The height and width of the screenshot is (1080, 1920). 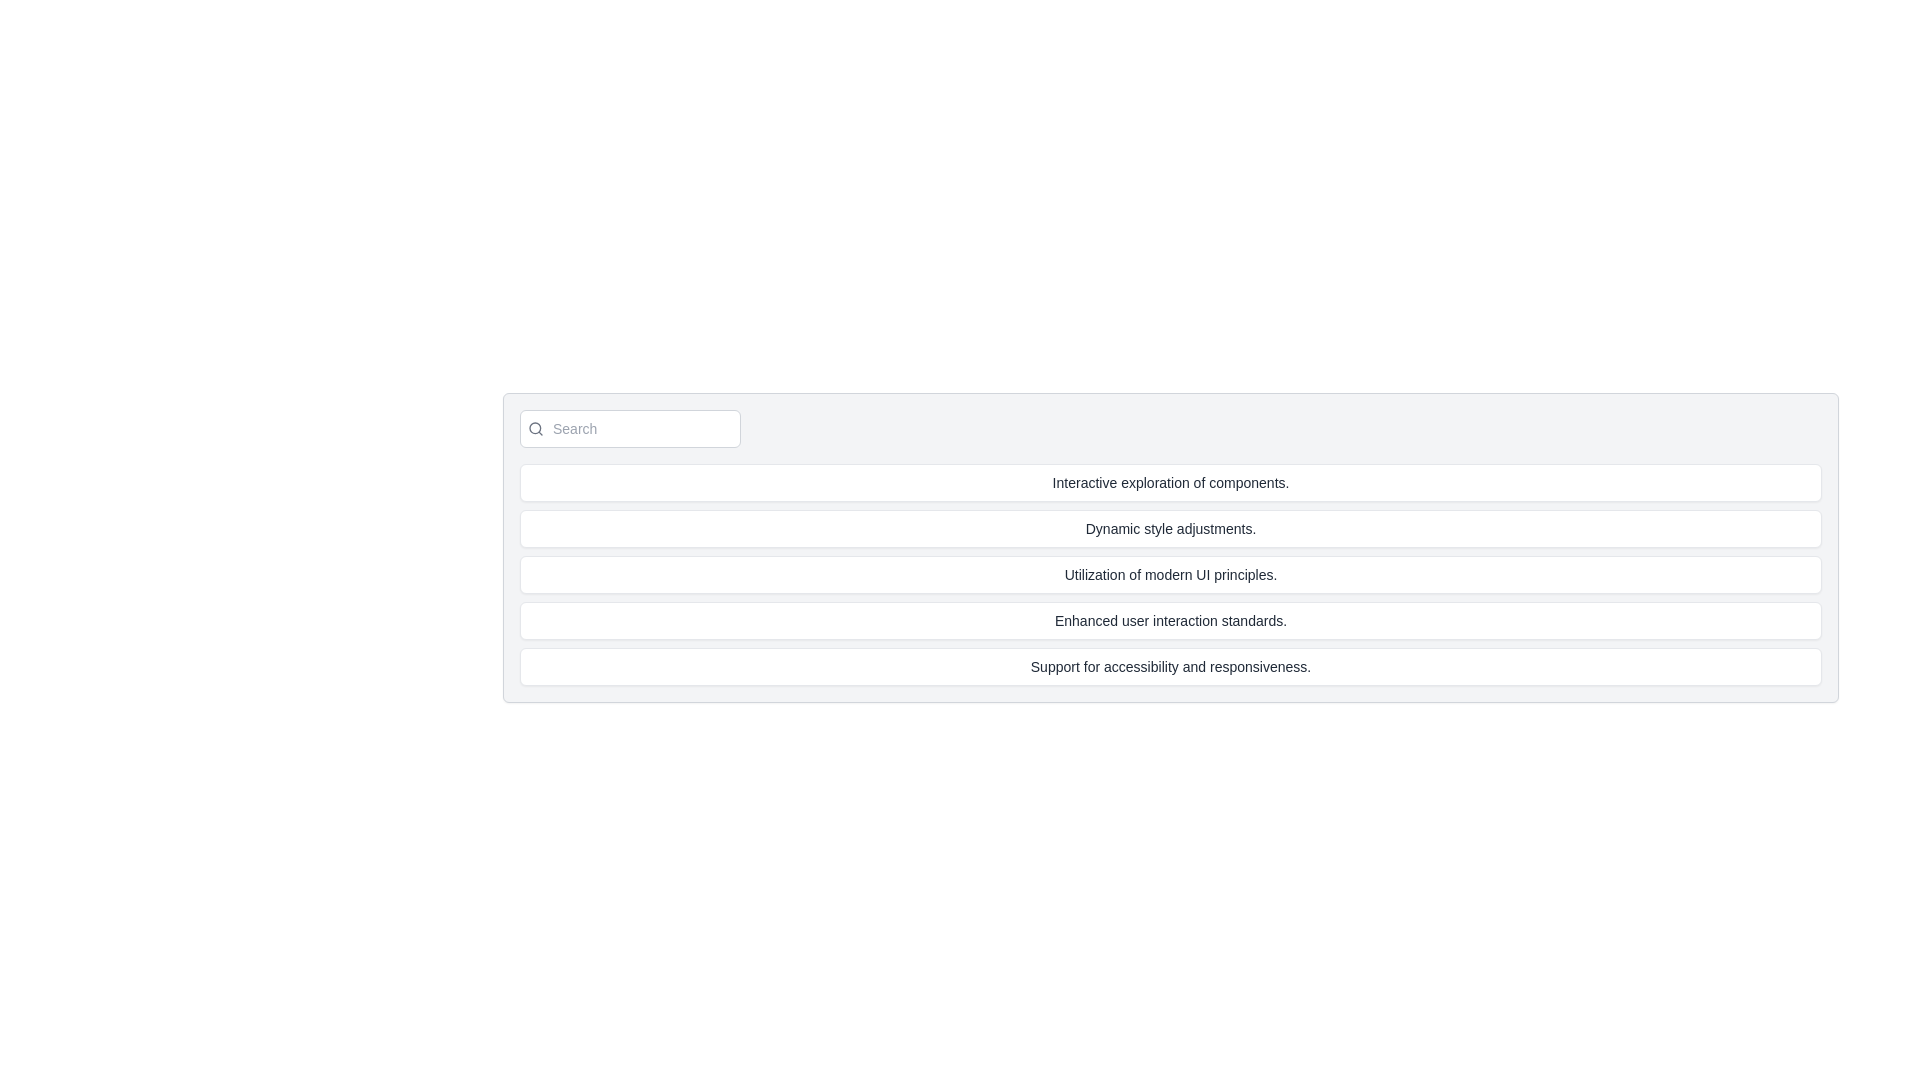 I want to click on the character 'j' in the text 'Dynamic style adjustments.' which is the last character of the word 'adjustments', so click(x=1194, y=527).